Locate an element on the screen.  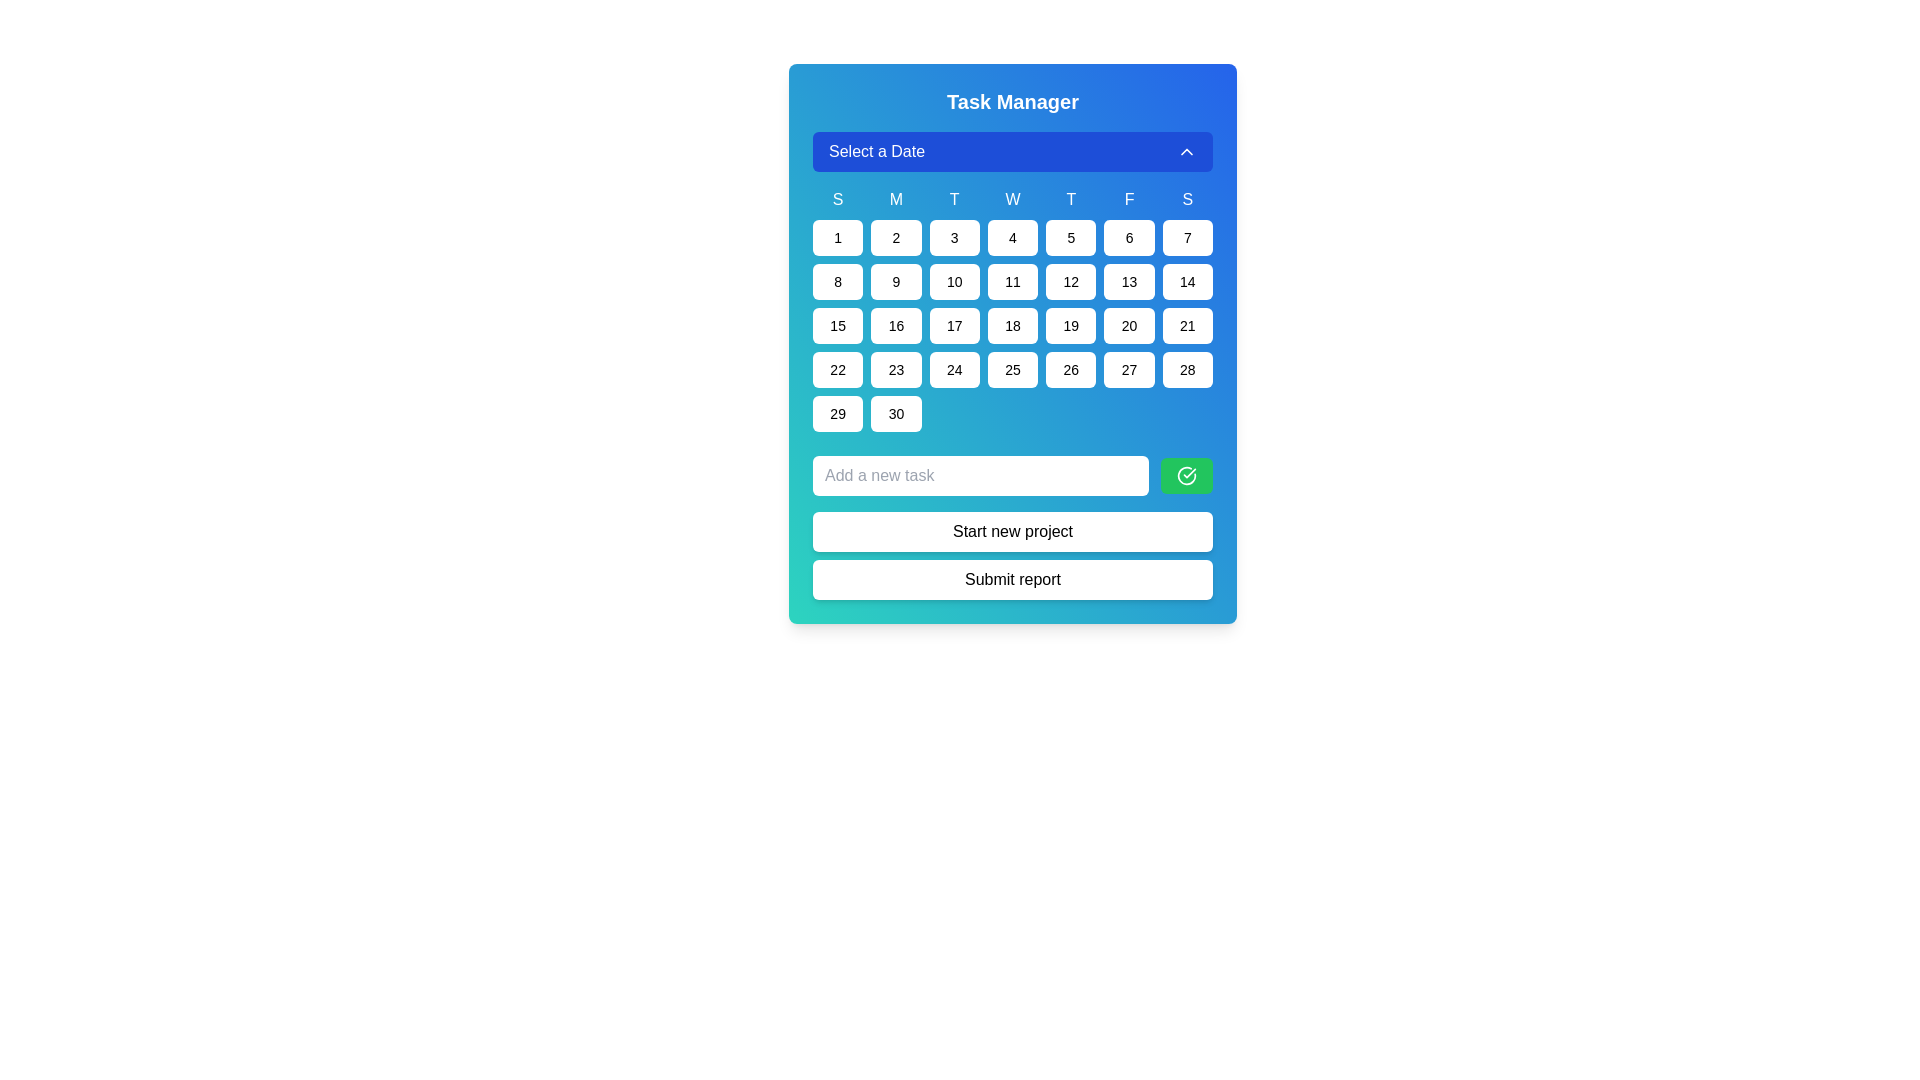
the button representing the selectable date '10' in the calendar interface is located at coordinates (953, 281).